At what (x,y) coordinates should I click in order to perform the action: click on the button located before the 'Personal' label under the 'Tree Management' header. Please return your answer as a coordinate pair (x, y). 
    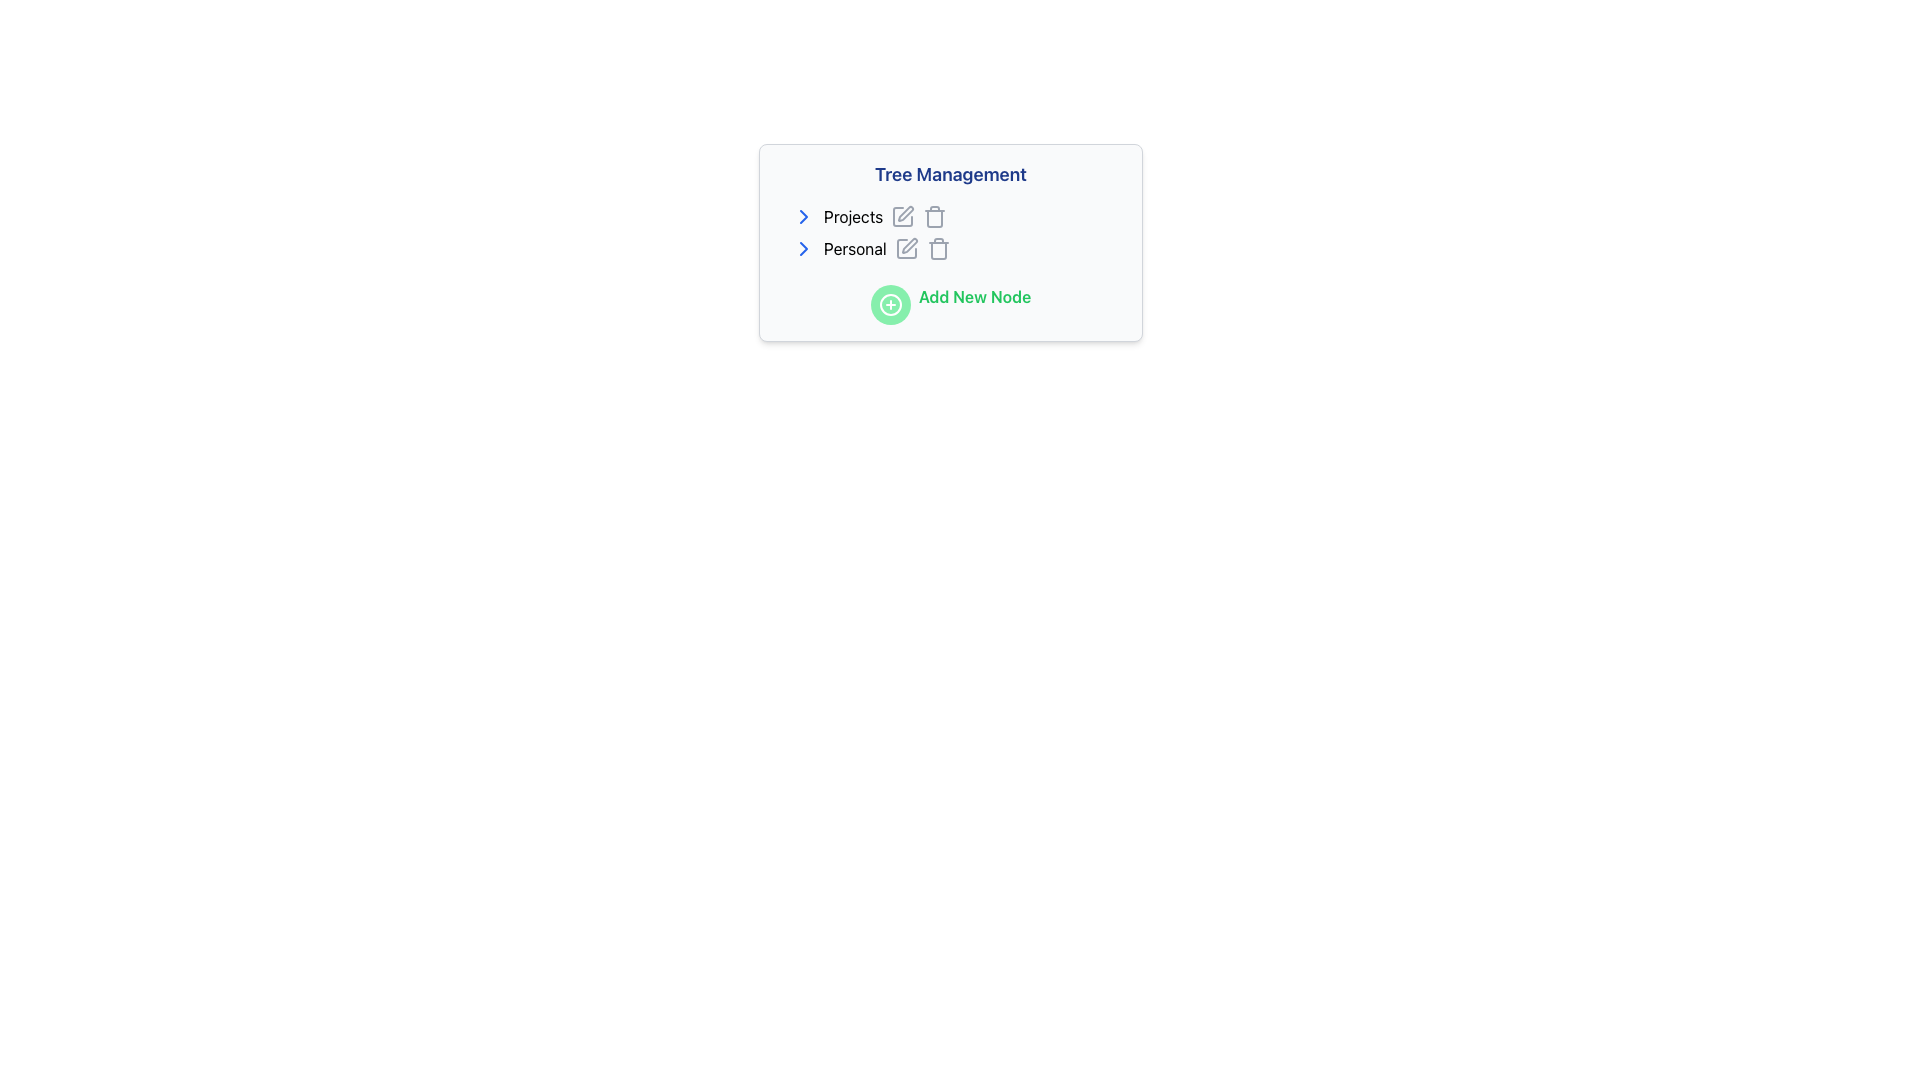
    Looking at the image, I should click on (804, 248).